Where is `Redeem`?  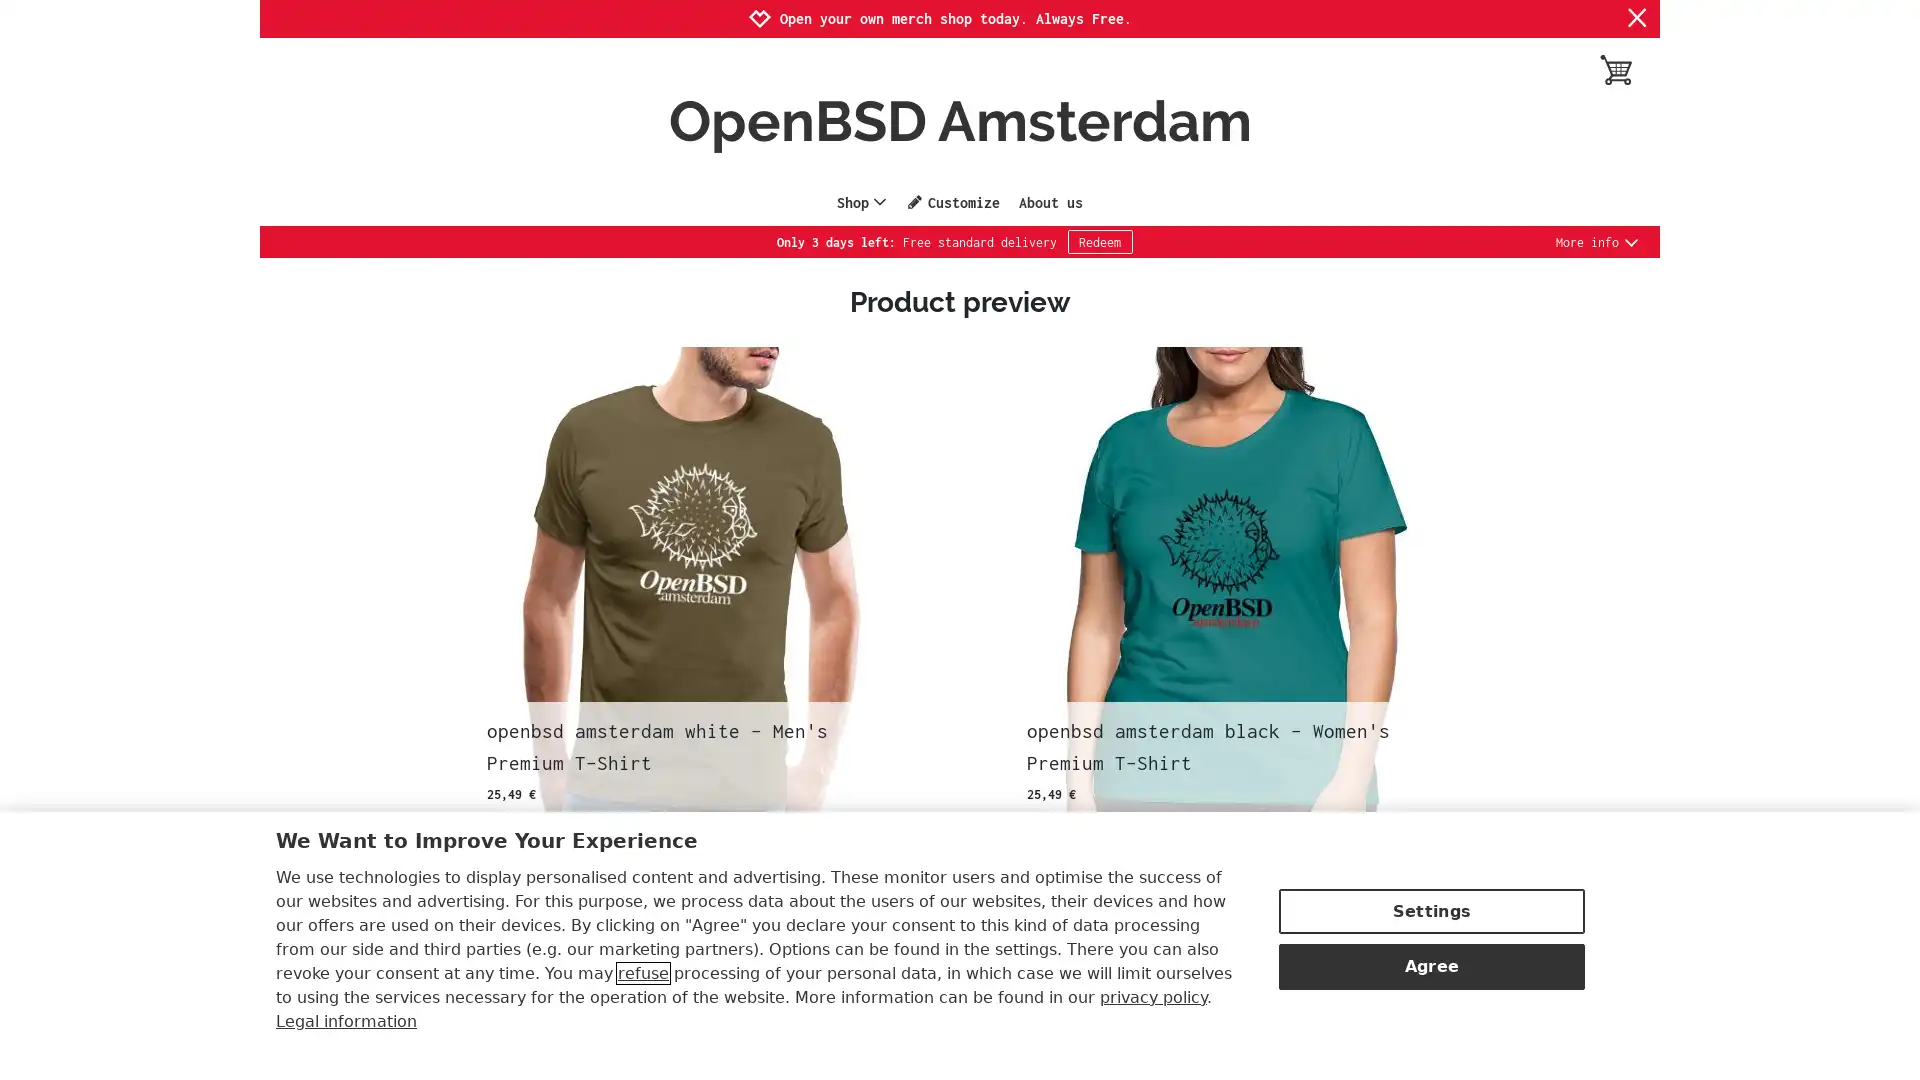 Redeem is located at coordinates (1098, 241).